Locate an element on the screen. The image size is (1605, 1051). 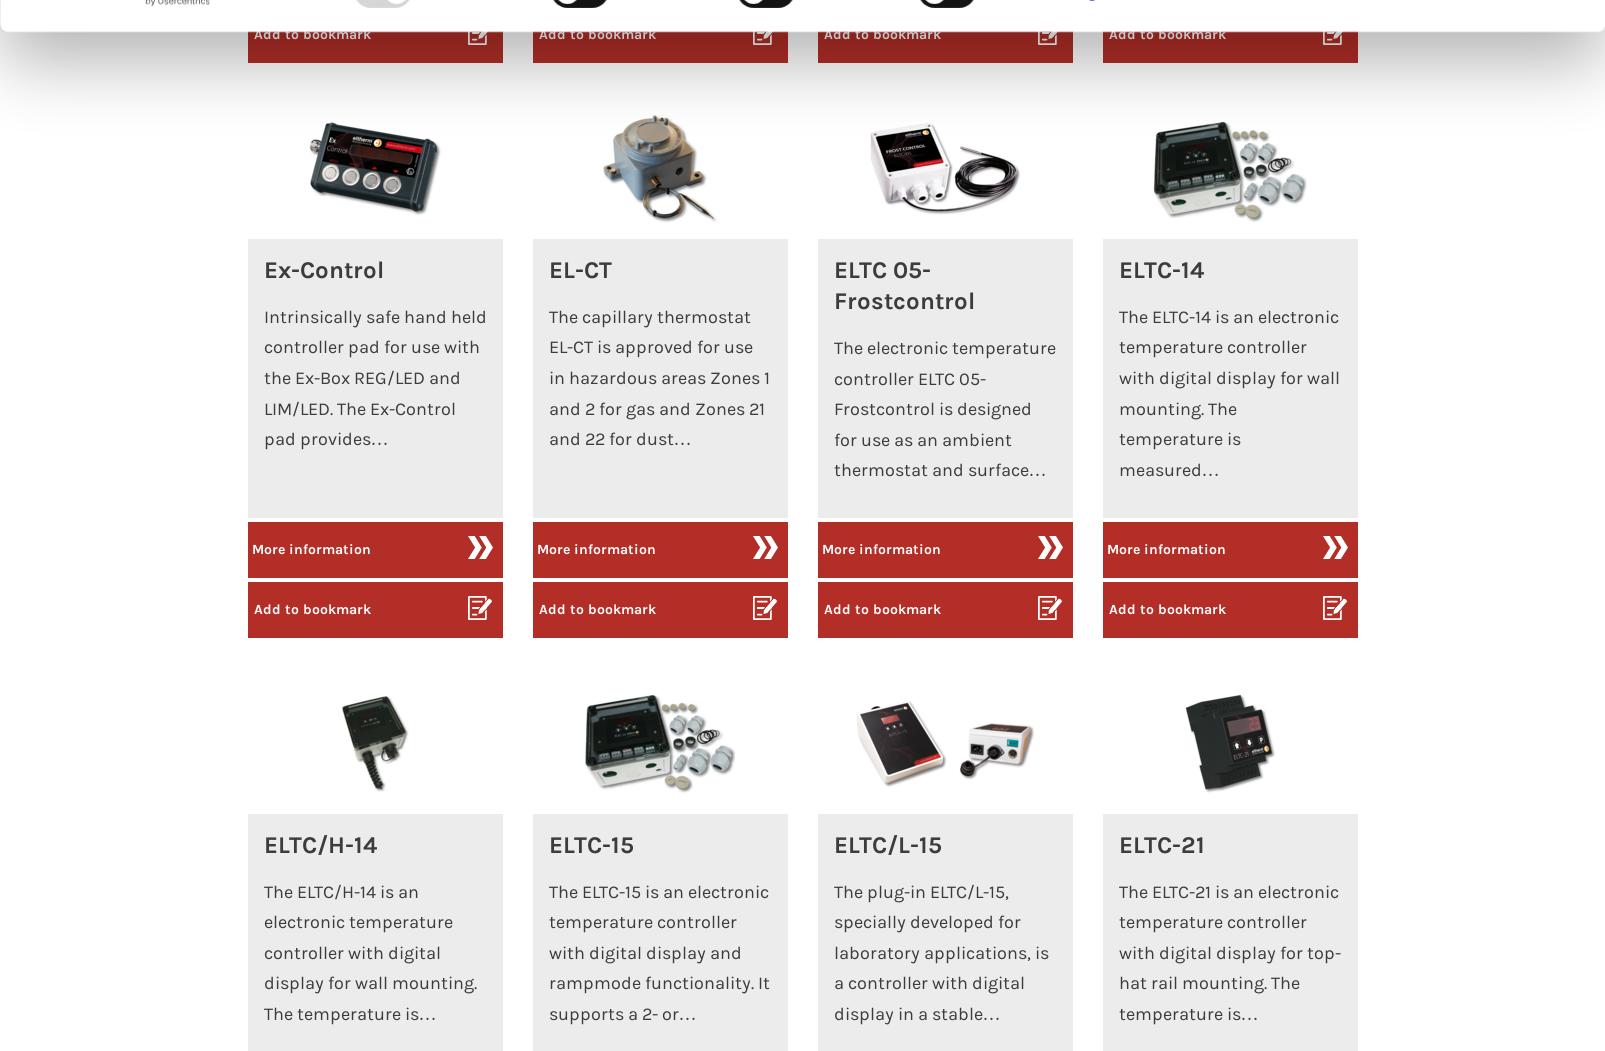
'EL-CT' is located at coordinates (578, 268).